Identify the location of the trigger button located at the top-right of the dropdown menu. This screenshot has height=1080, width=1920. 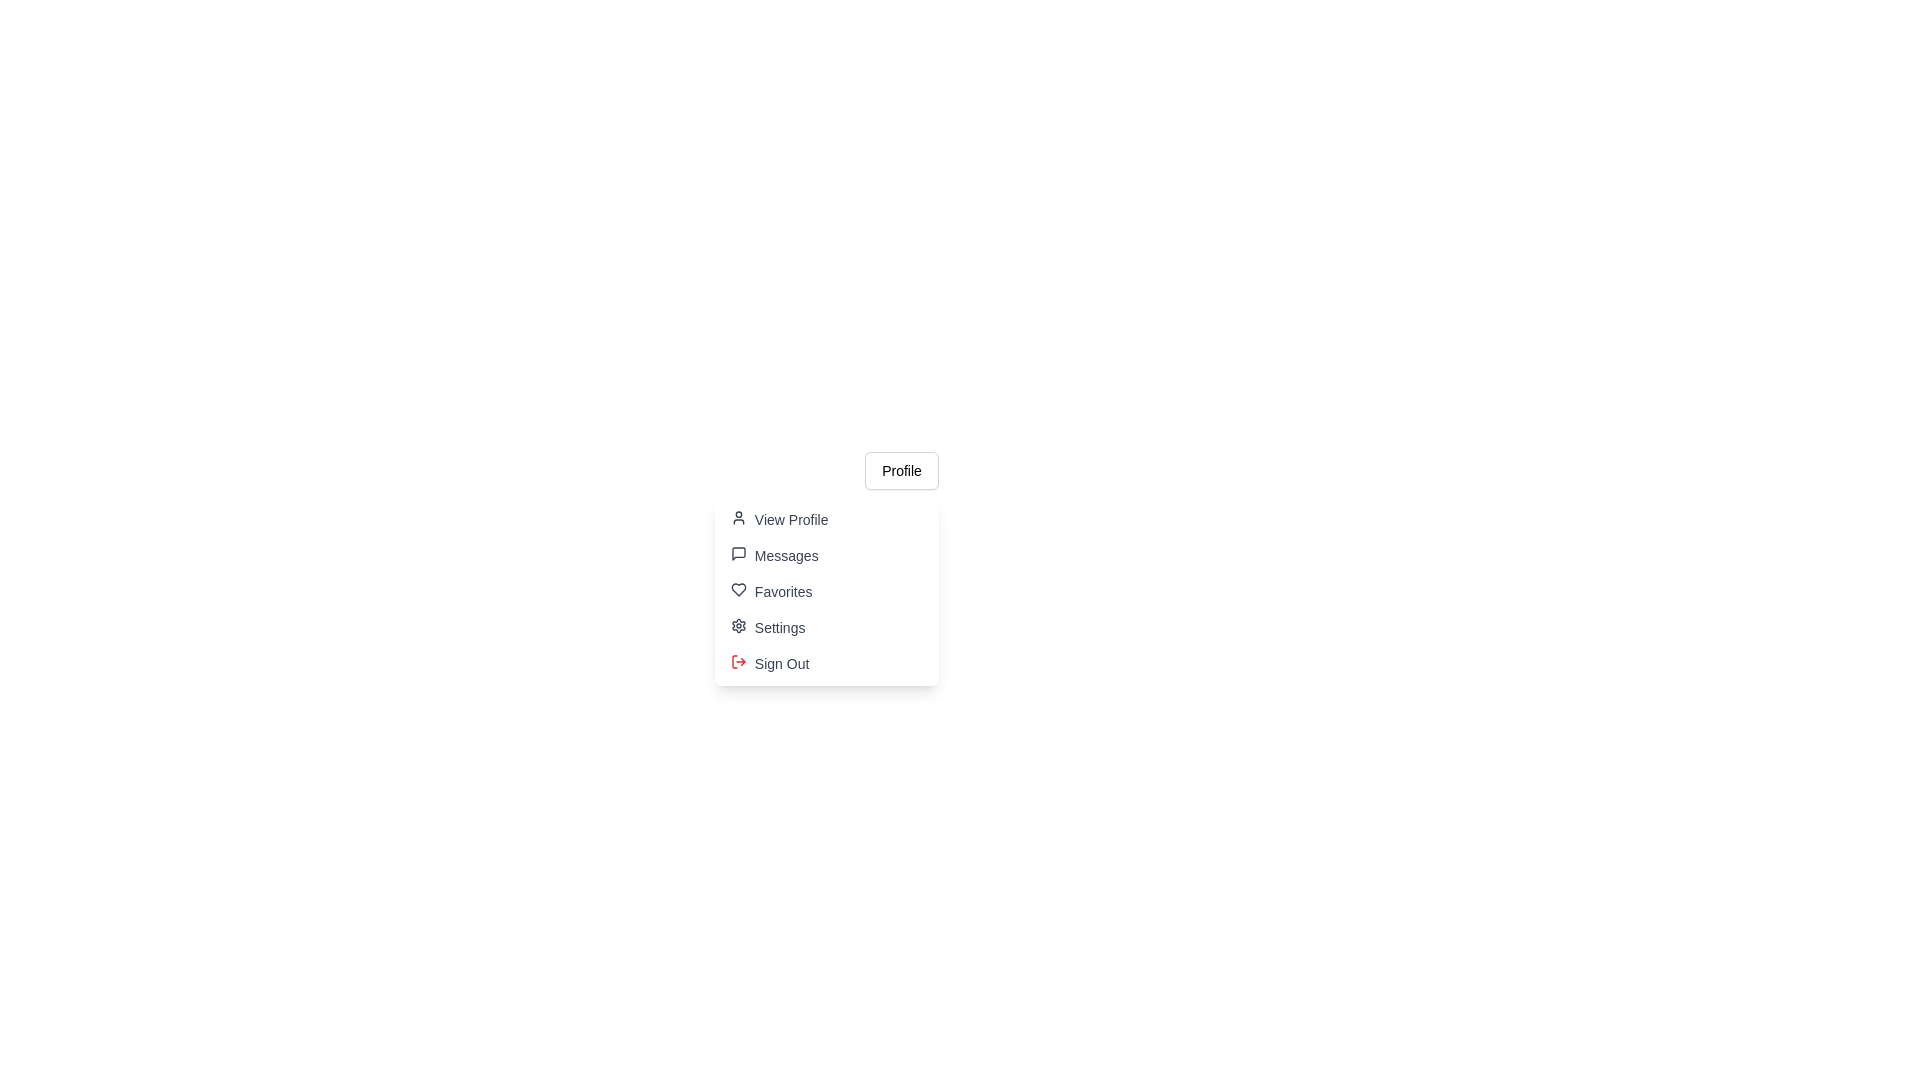
(901, 470).